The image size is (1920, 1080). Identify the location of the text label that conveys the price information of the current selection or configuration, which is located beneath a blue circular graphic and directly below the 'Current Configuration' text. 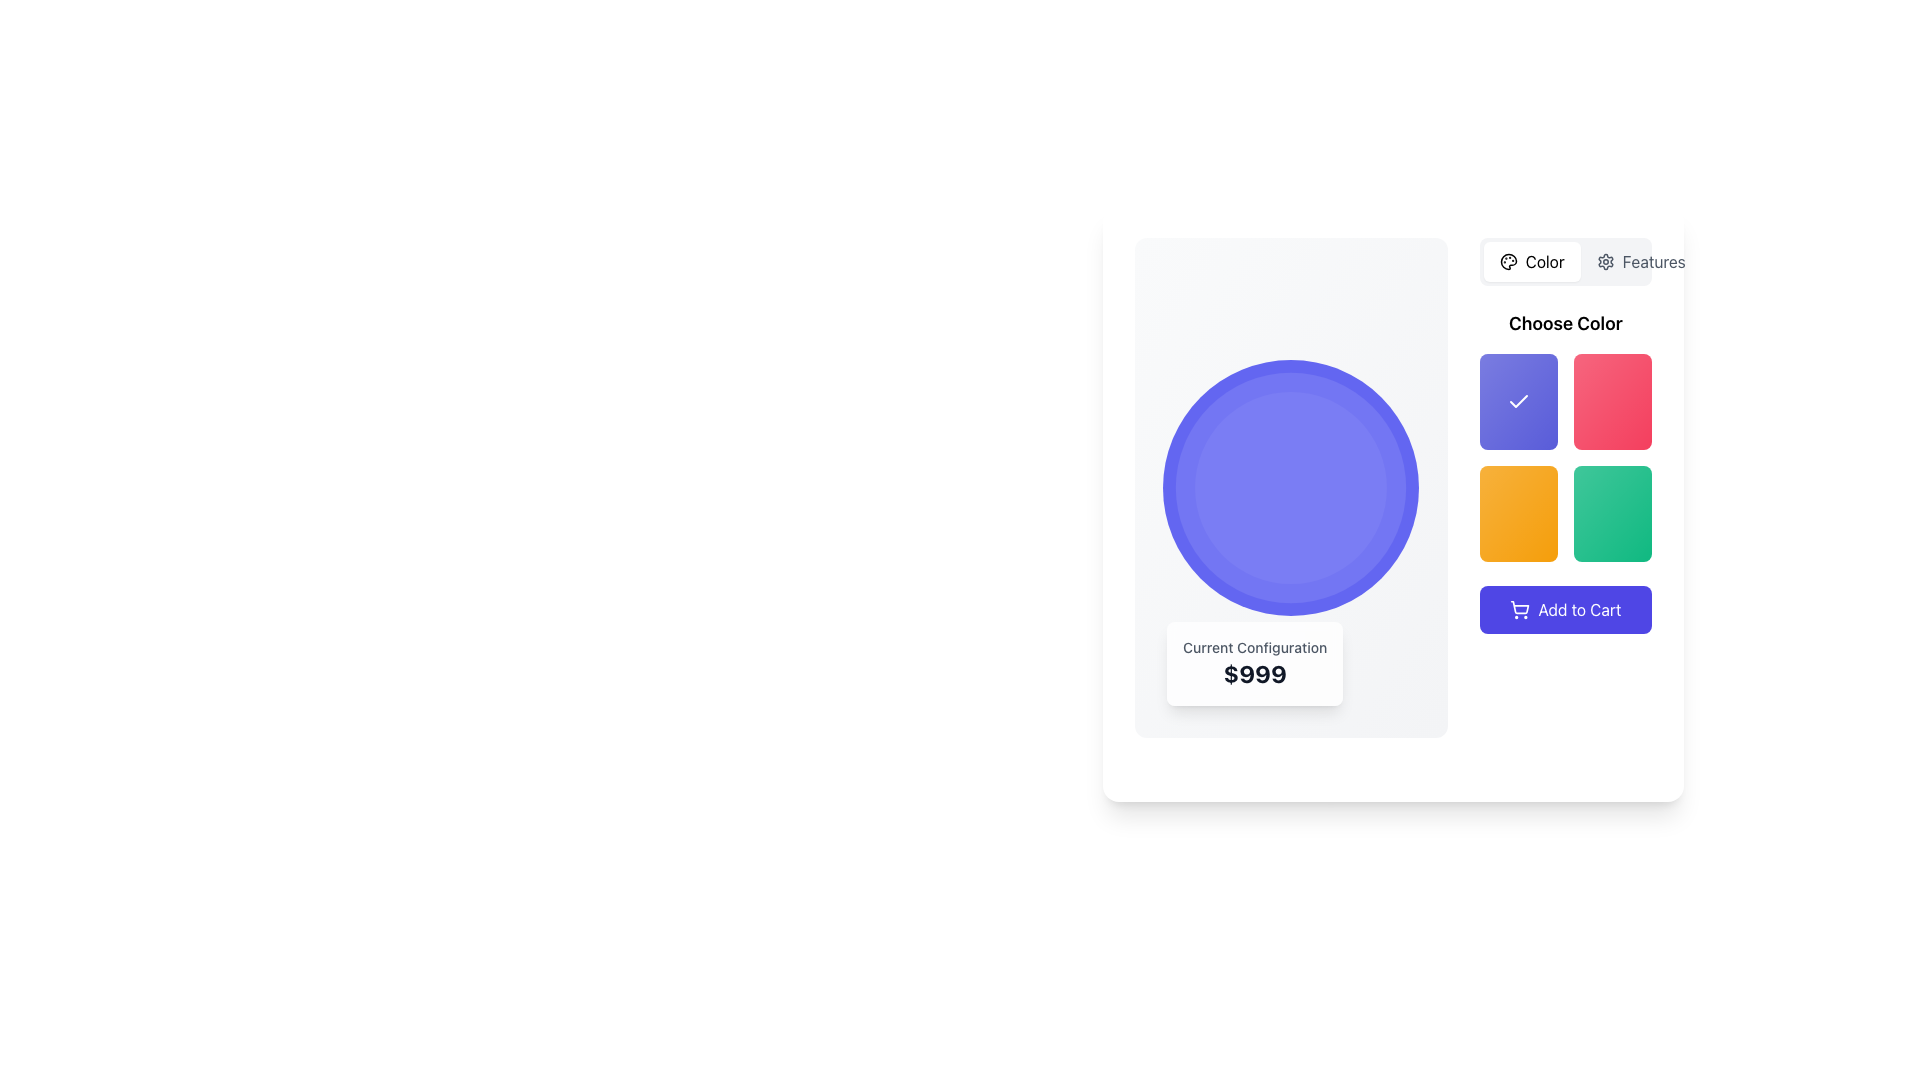
(1254, 674).